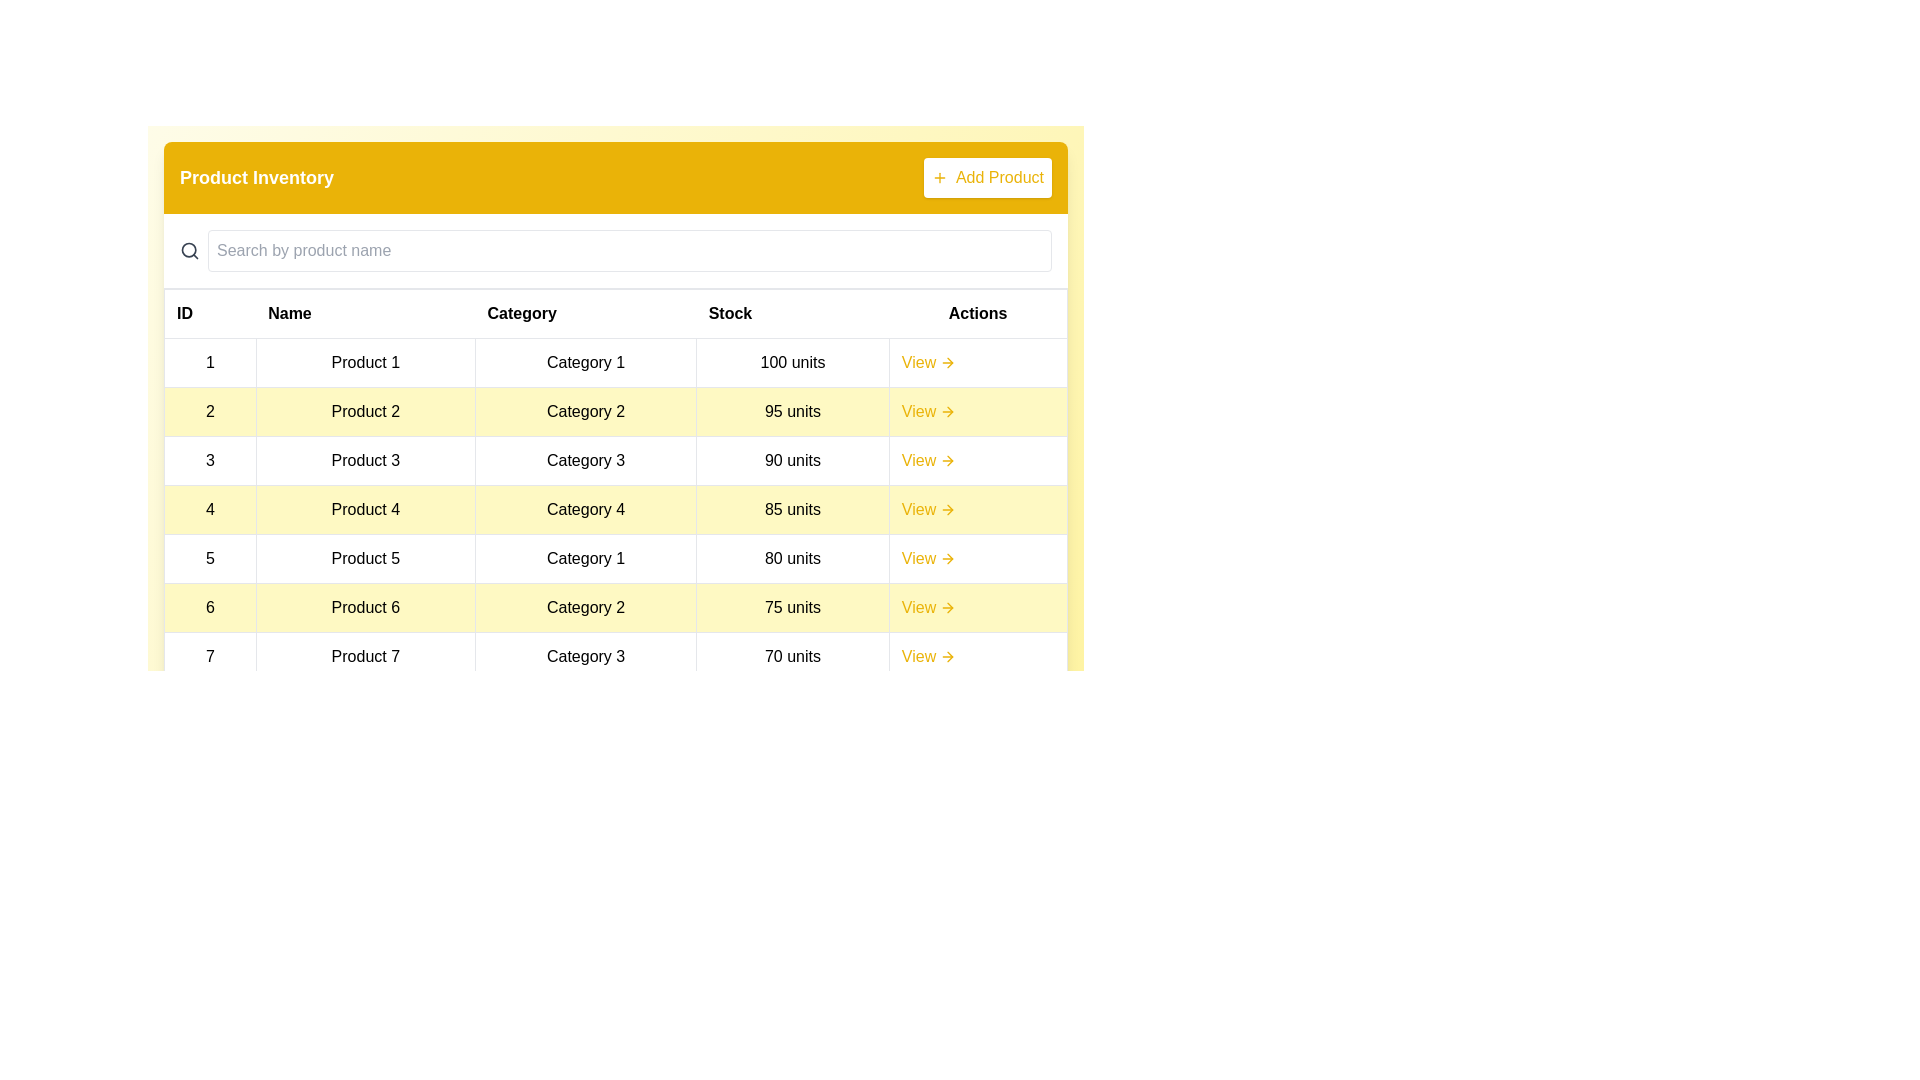  What do you see at coordinates (210, 313) in the screenshot?
I see `the table header to sort by ID` at bounding box center [210, 313].